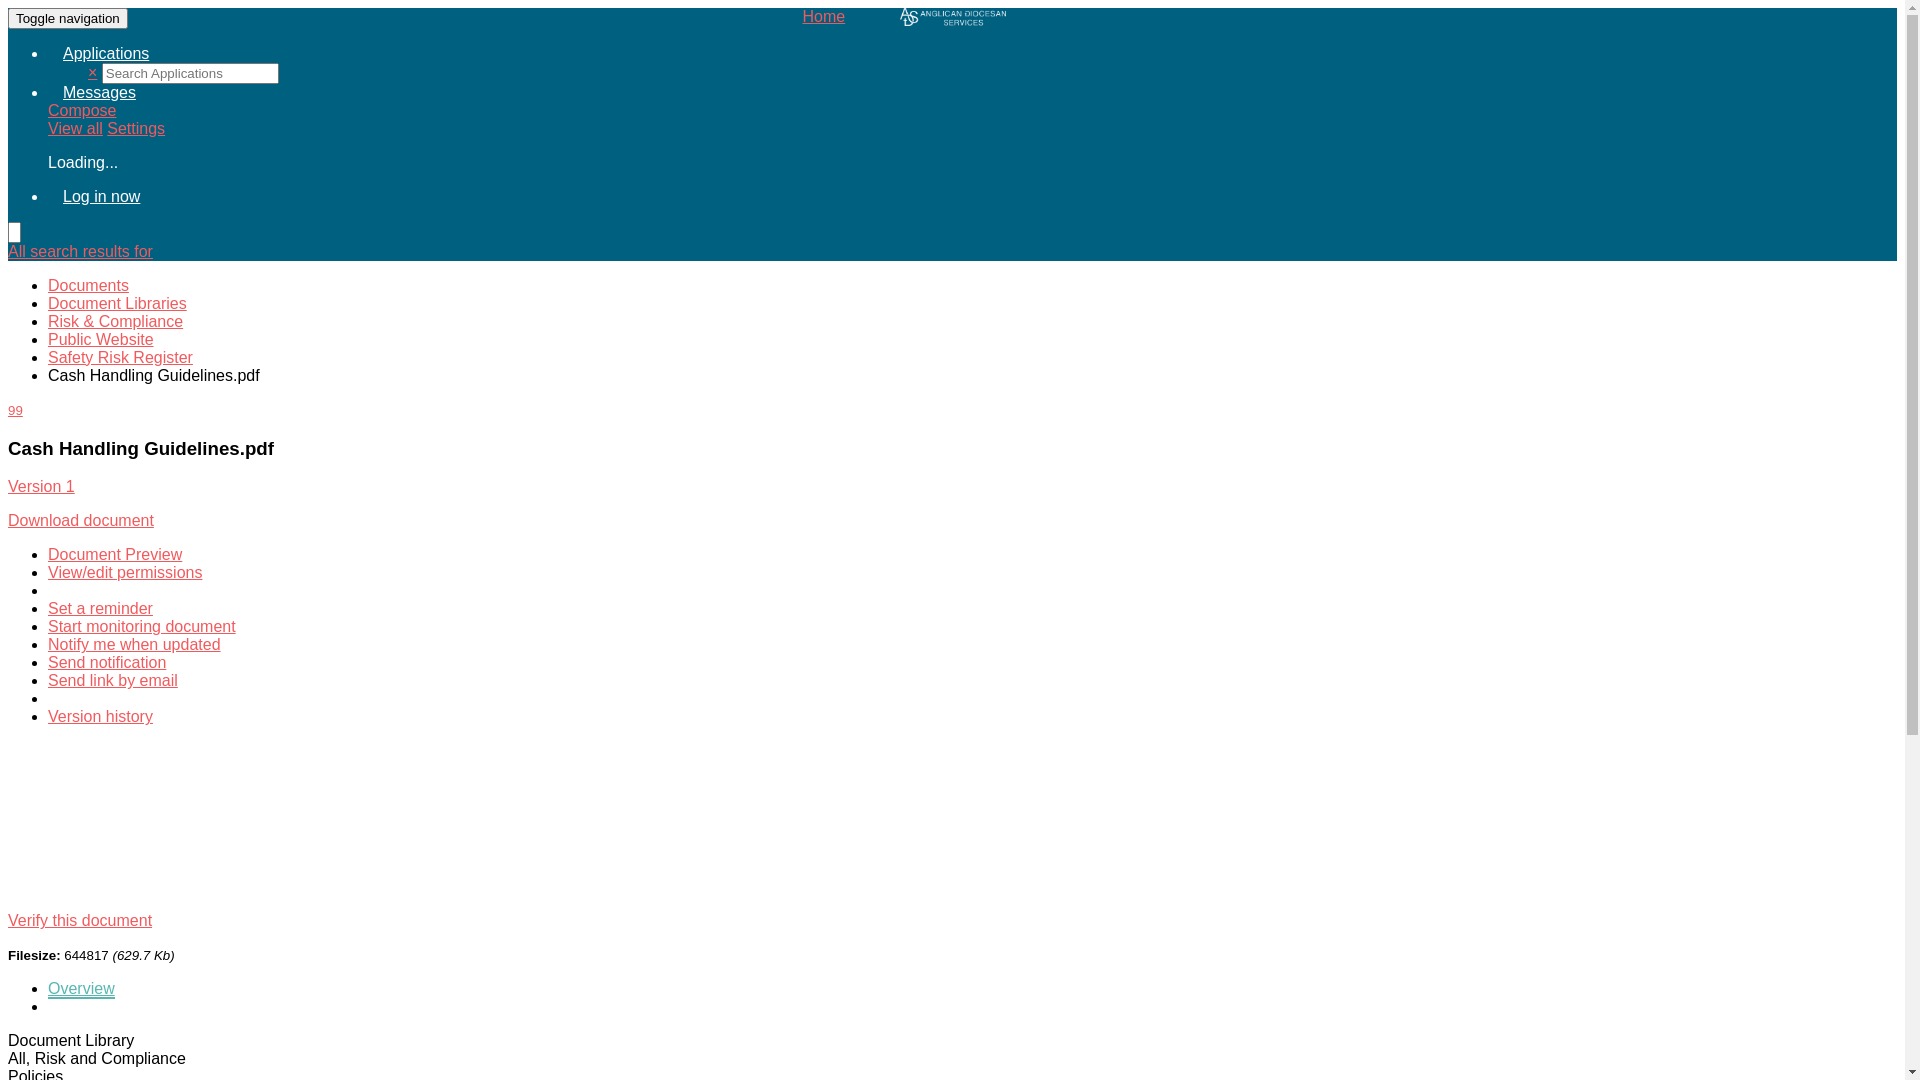  I want to click on 'View/edit permissions', so click(123, 572).